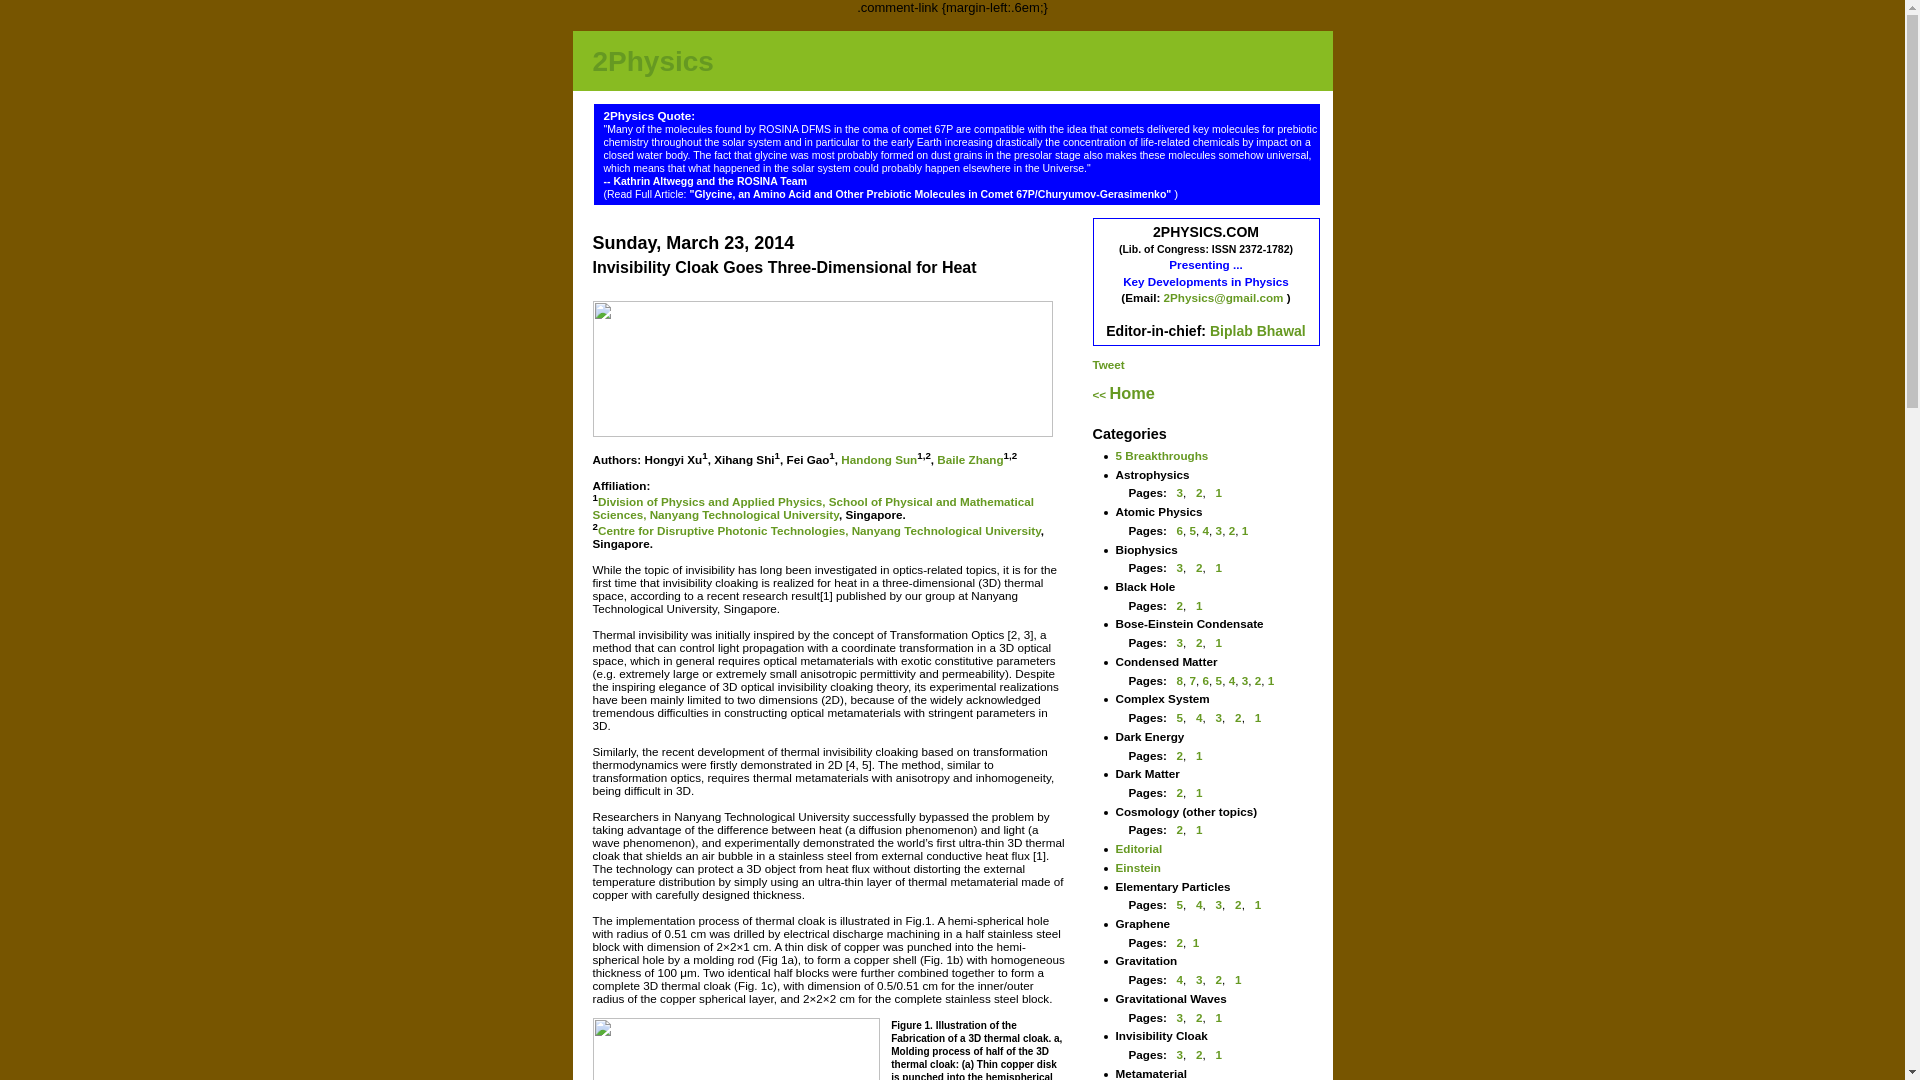 The image size is (1920, 1080). What do you see at coordinates (1199, 904) in the screenshot?
I see `'4'` at bounding box center [1199, 904].